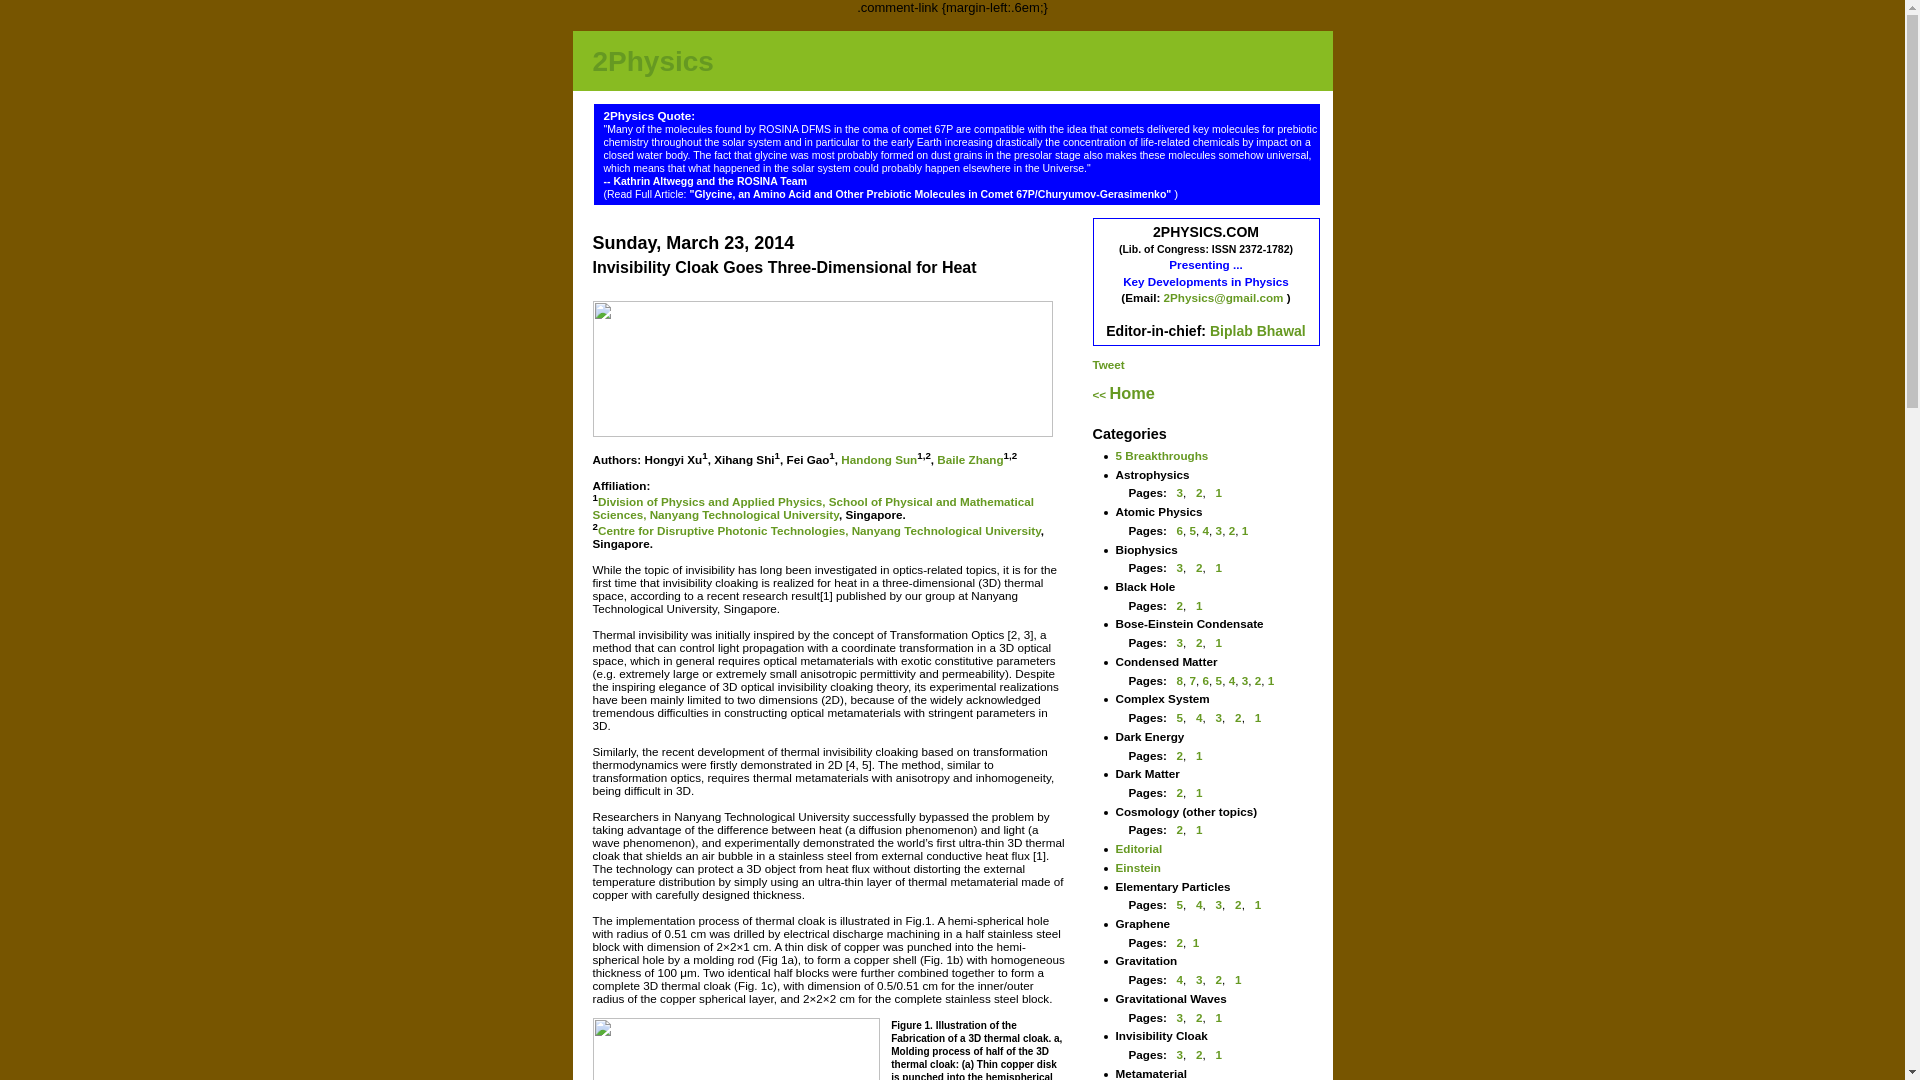 The image size is (1920, 1080). What do you see at coordinates (1199, 904) in the screenshot?
I see `'4'` at bounding box center [1199, 904].